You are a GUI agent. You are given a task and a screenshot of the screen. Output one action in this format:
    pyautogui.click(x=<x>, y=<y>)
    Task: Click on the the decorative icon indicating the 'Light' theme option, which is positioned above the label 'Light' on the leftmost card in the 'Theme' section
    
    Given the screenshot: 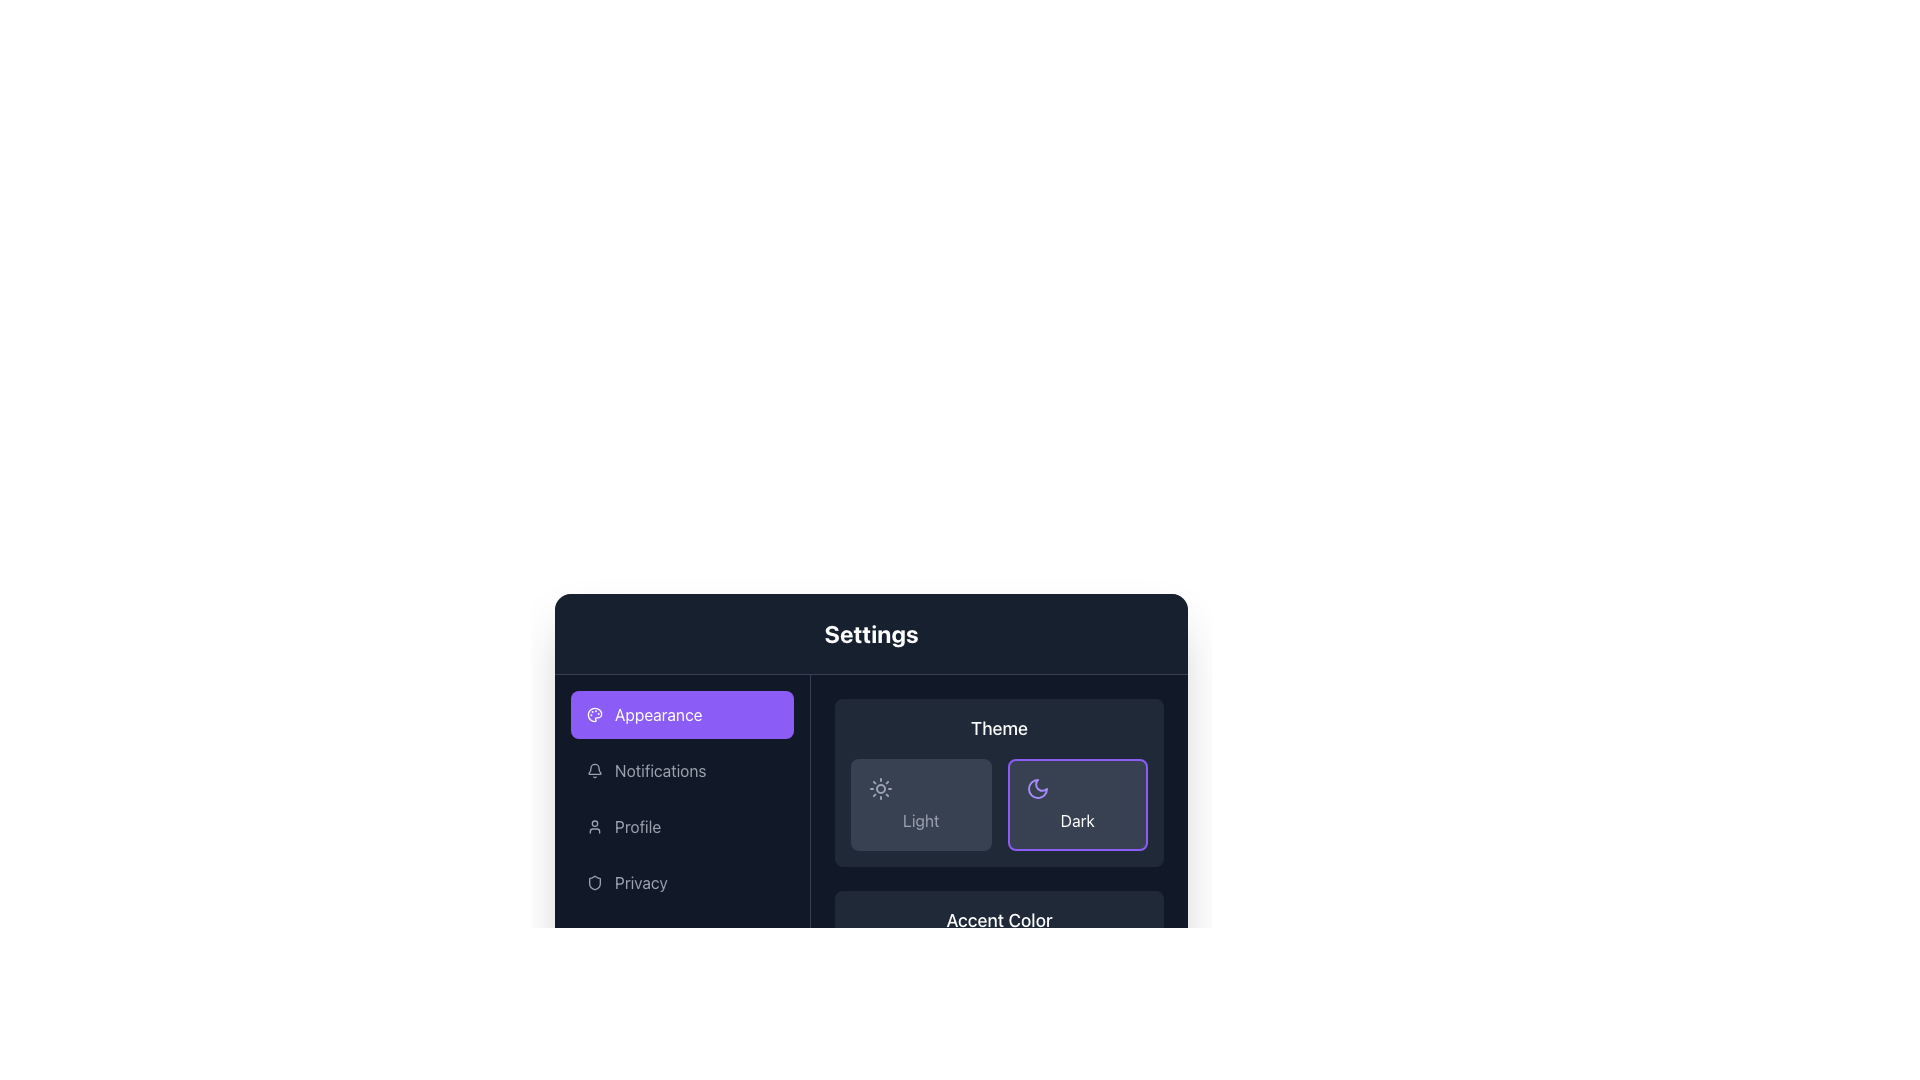 What is the action you would take?
    pyautogui.click(x=880, y=788)
    